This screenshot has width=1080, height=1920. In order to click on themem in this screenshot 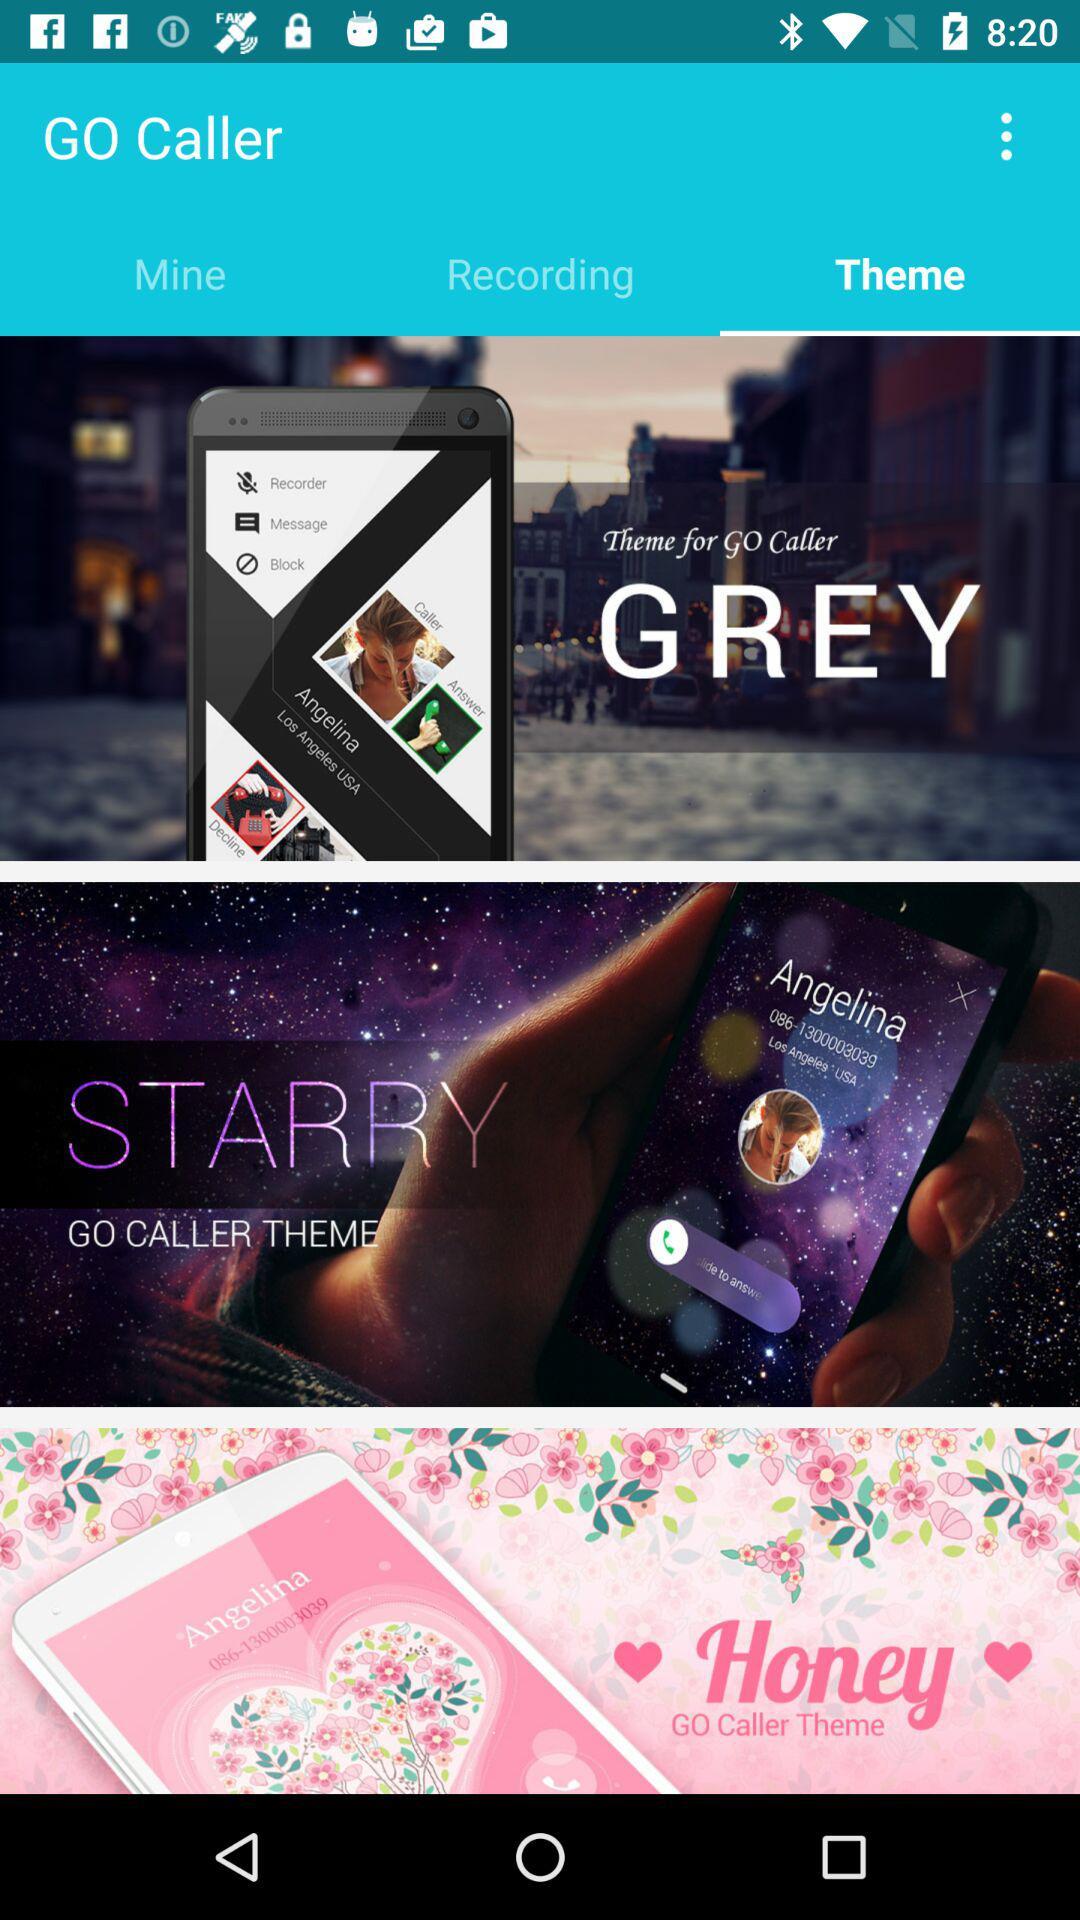, I will do `click(540, 1144)`.